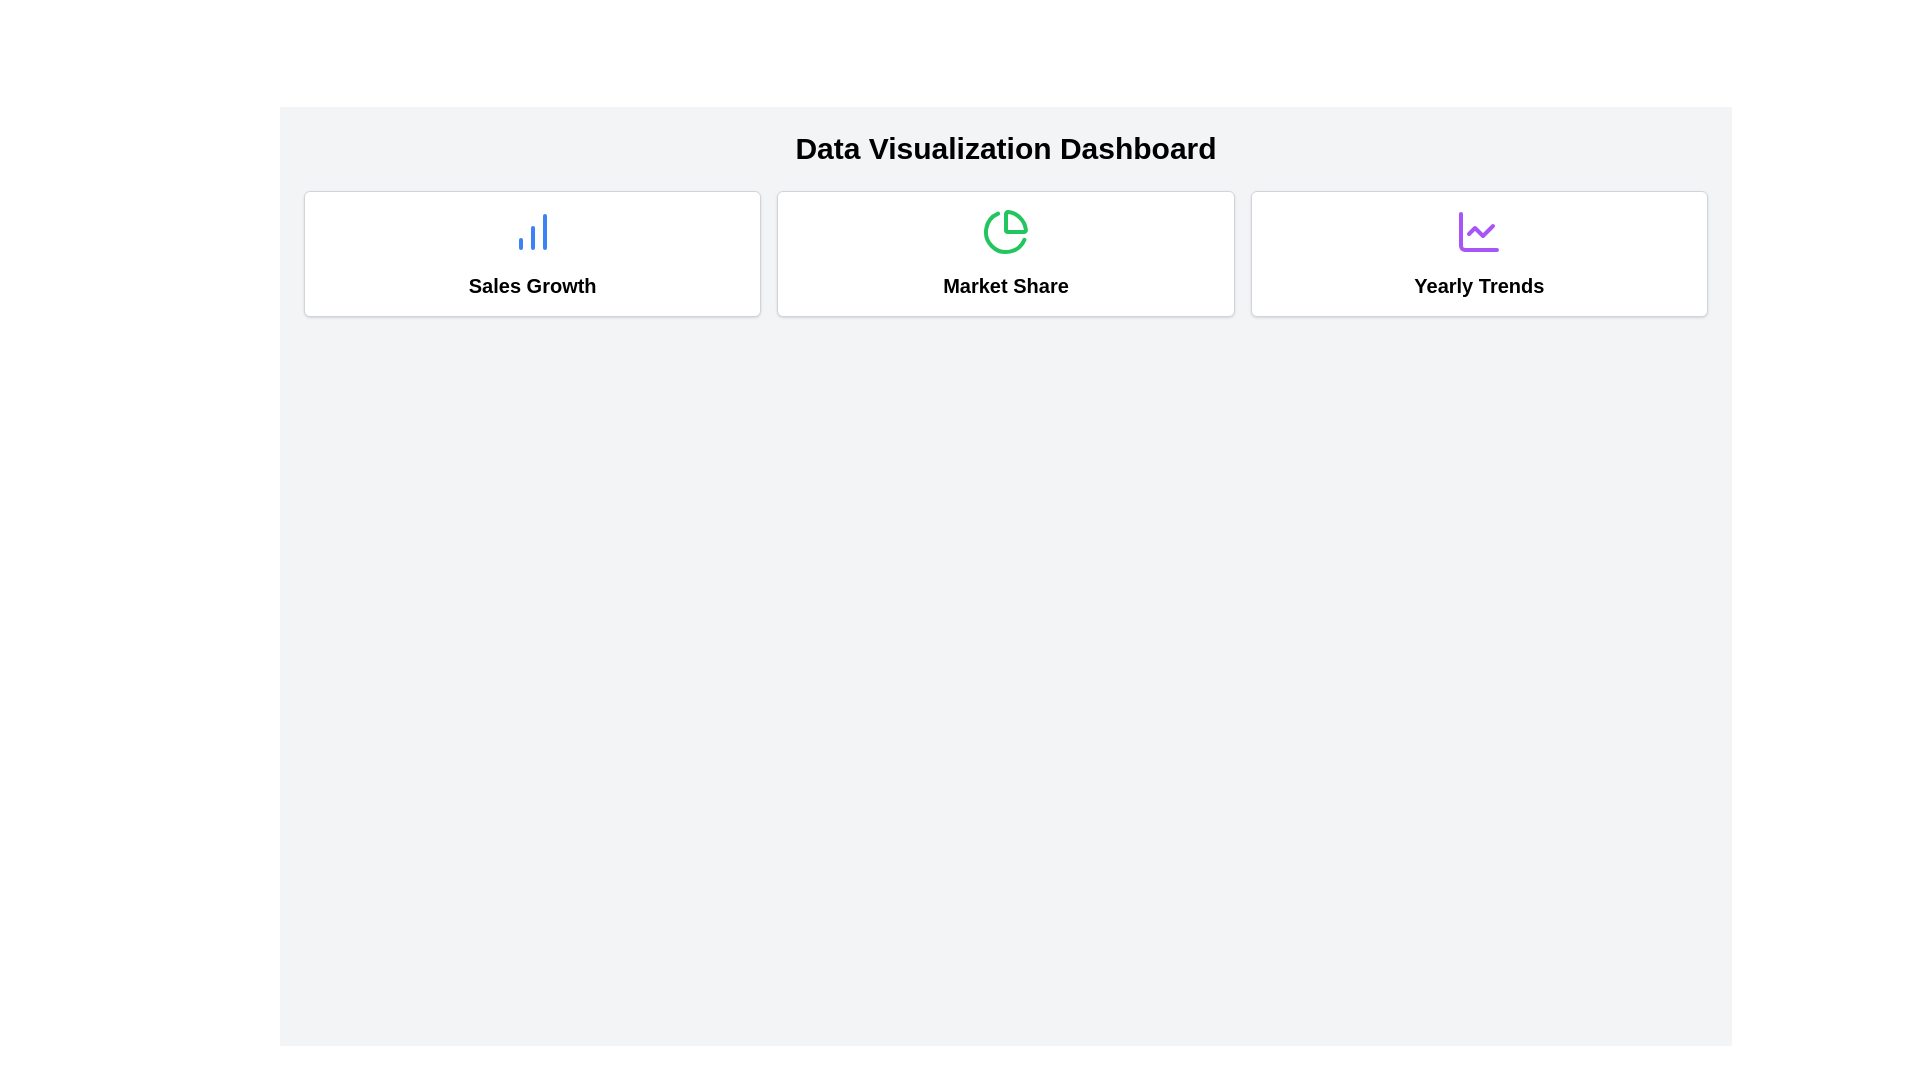 The height and width of the screenshot is (1080, 1920). Describe the element at coordinates (532, 230) in the screenshot. I see `the small blue bar chart icon located above the 'Sales Growth' label in the first panel of a three-panel layout` at that location.